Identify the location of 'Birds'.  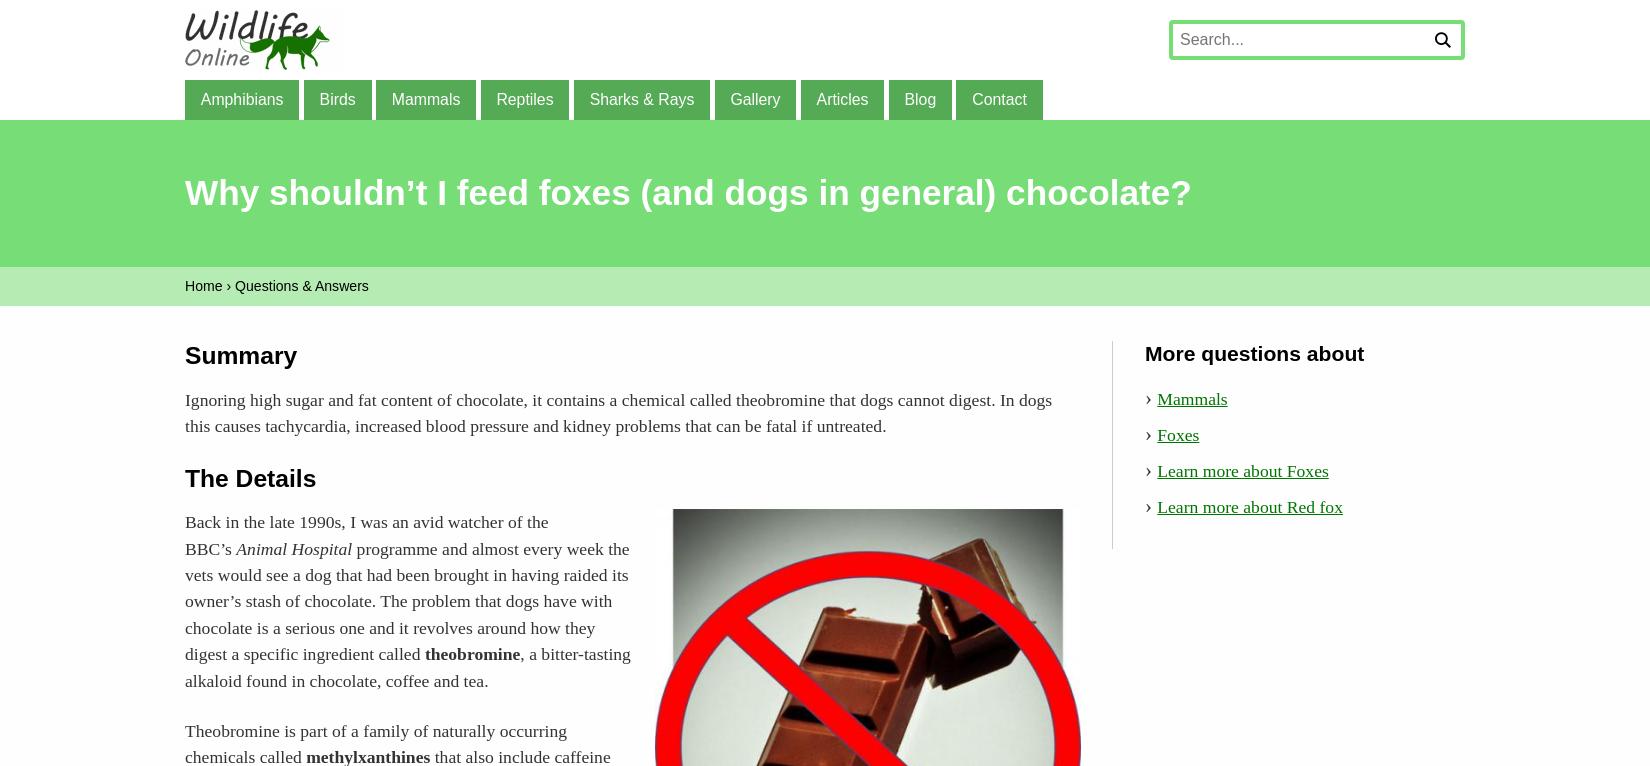
(336, 97).